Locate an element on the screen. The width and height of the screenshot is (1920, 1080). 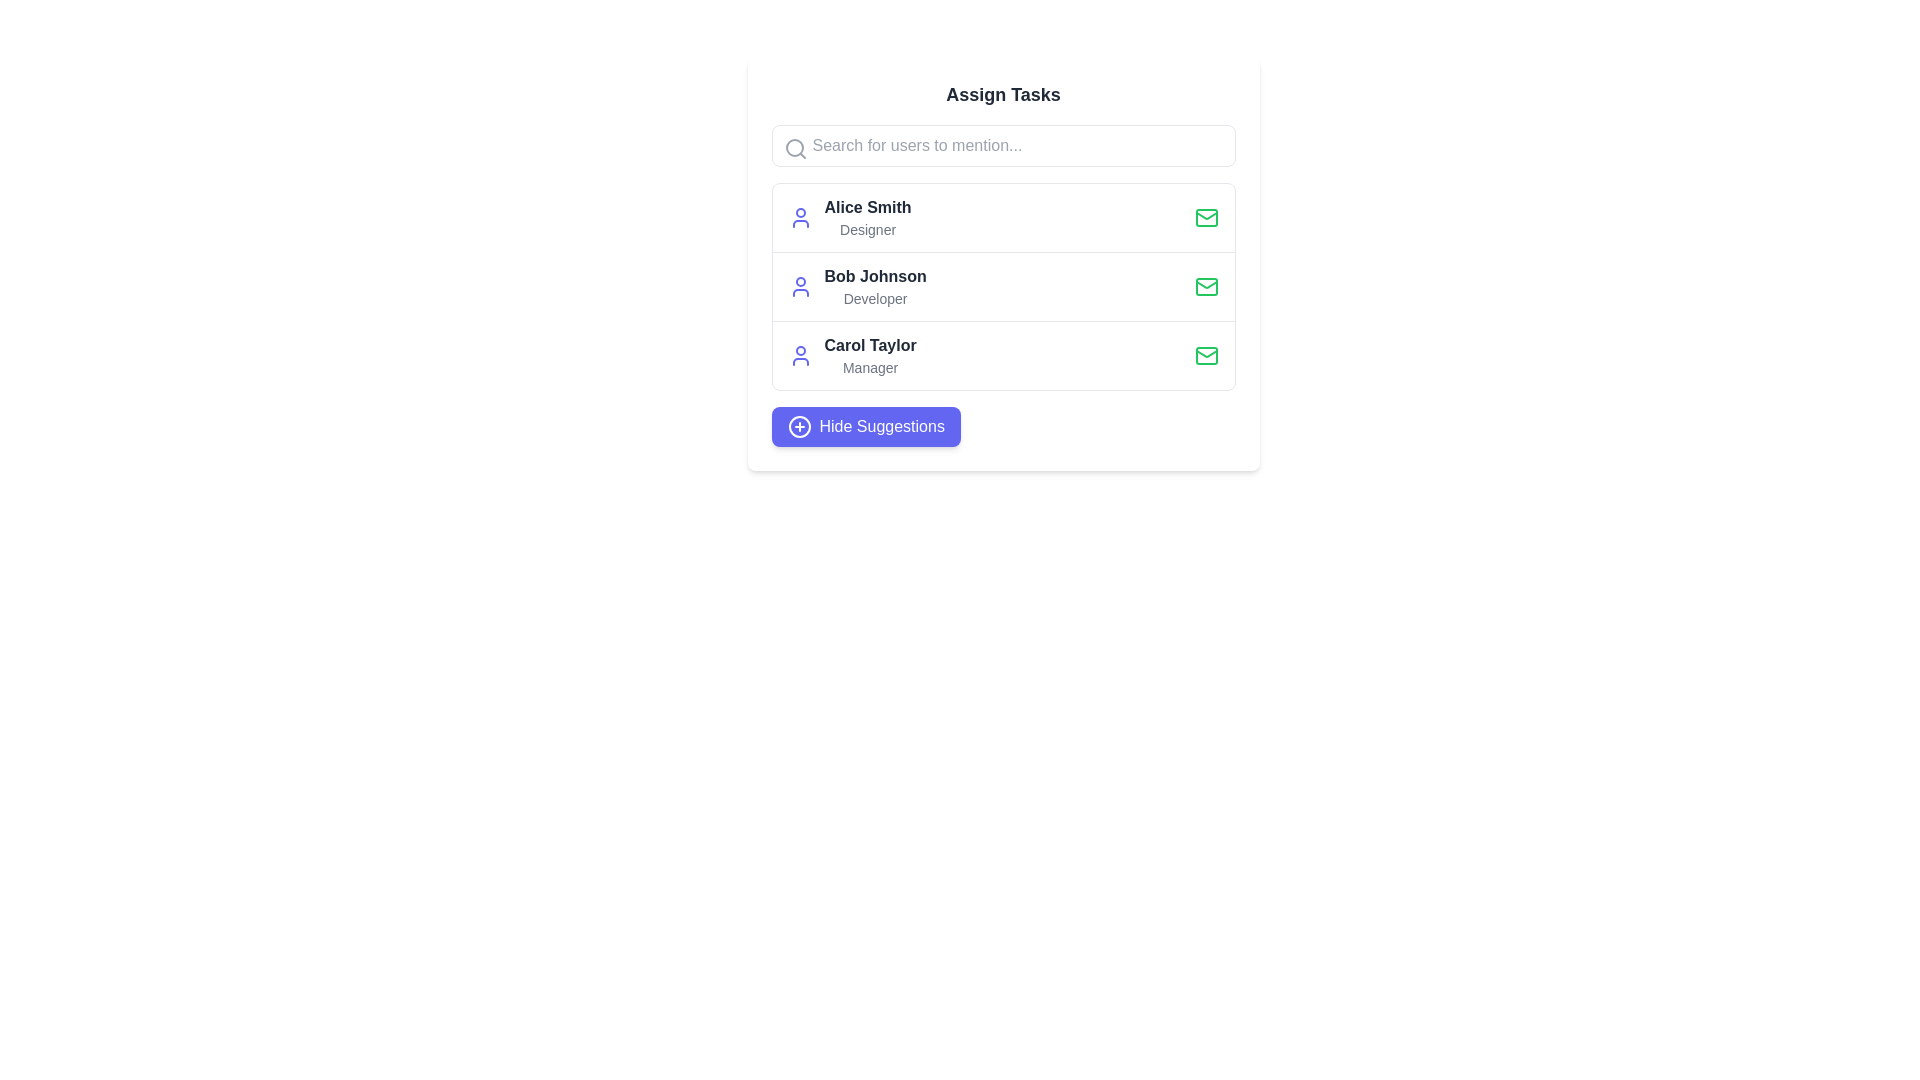
the green outlined envelope icon located on the right side of the row for 'Bob Johnson, Developer' is located at coordinates (1205, 286).